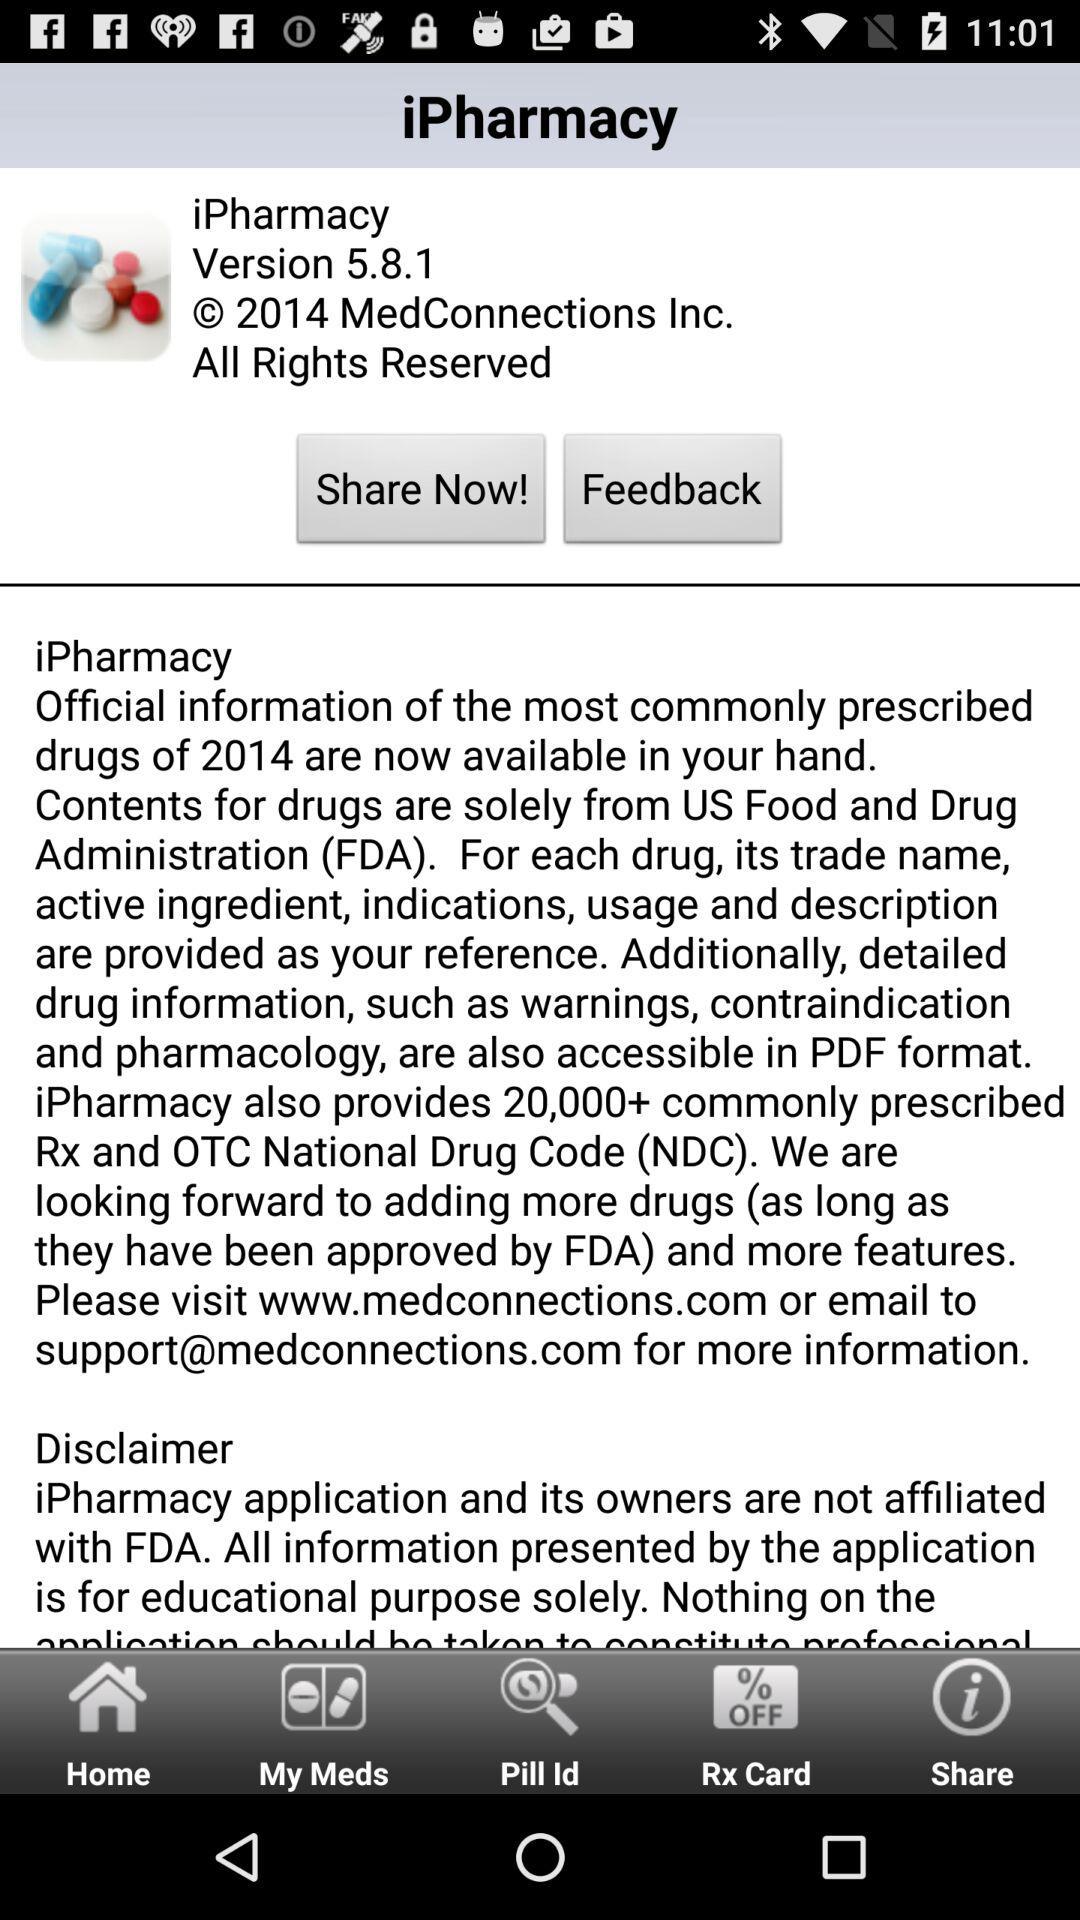 The height and width of the screenshot is (1920, 1080). I want to click on item to the right of pill id radio button, so click(756, 1719).